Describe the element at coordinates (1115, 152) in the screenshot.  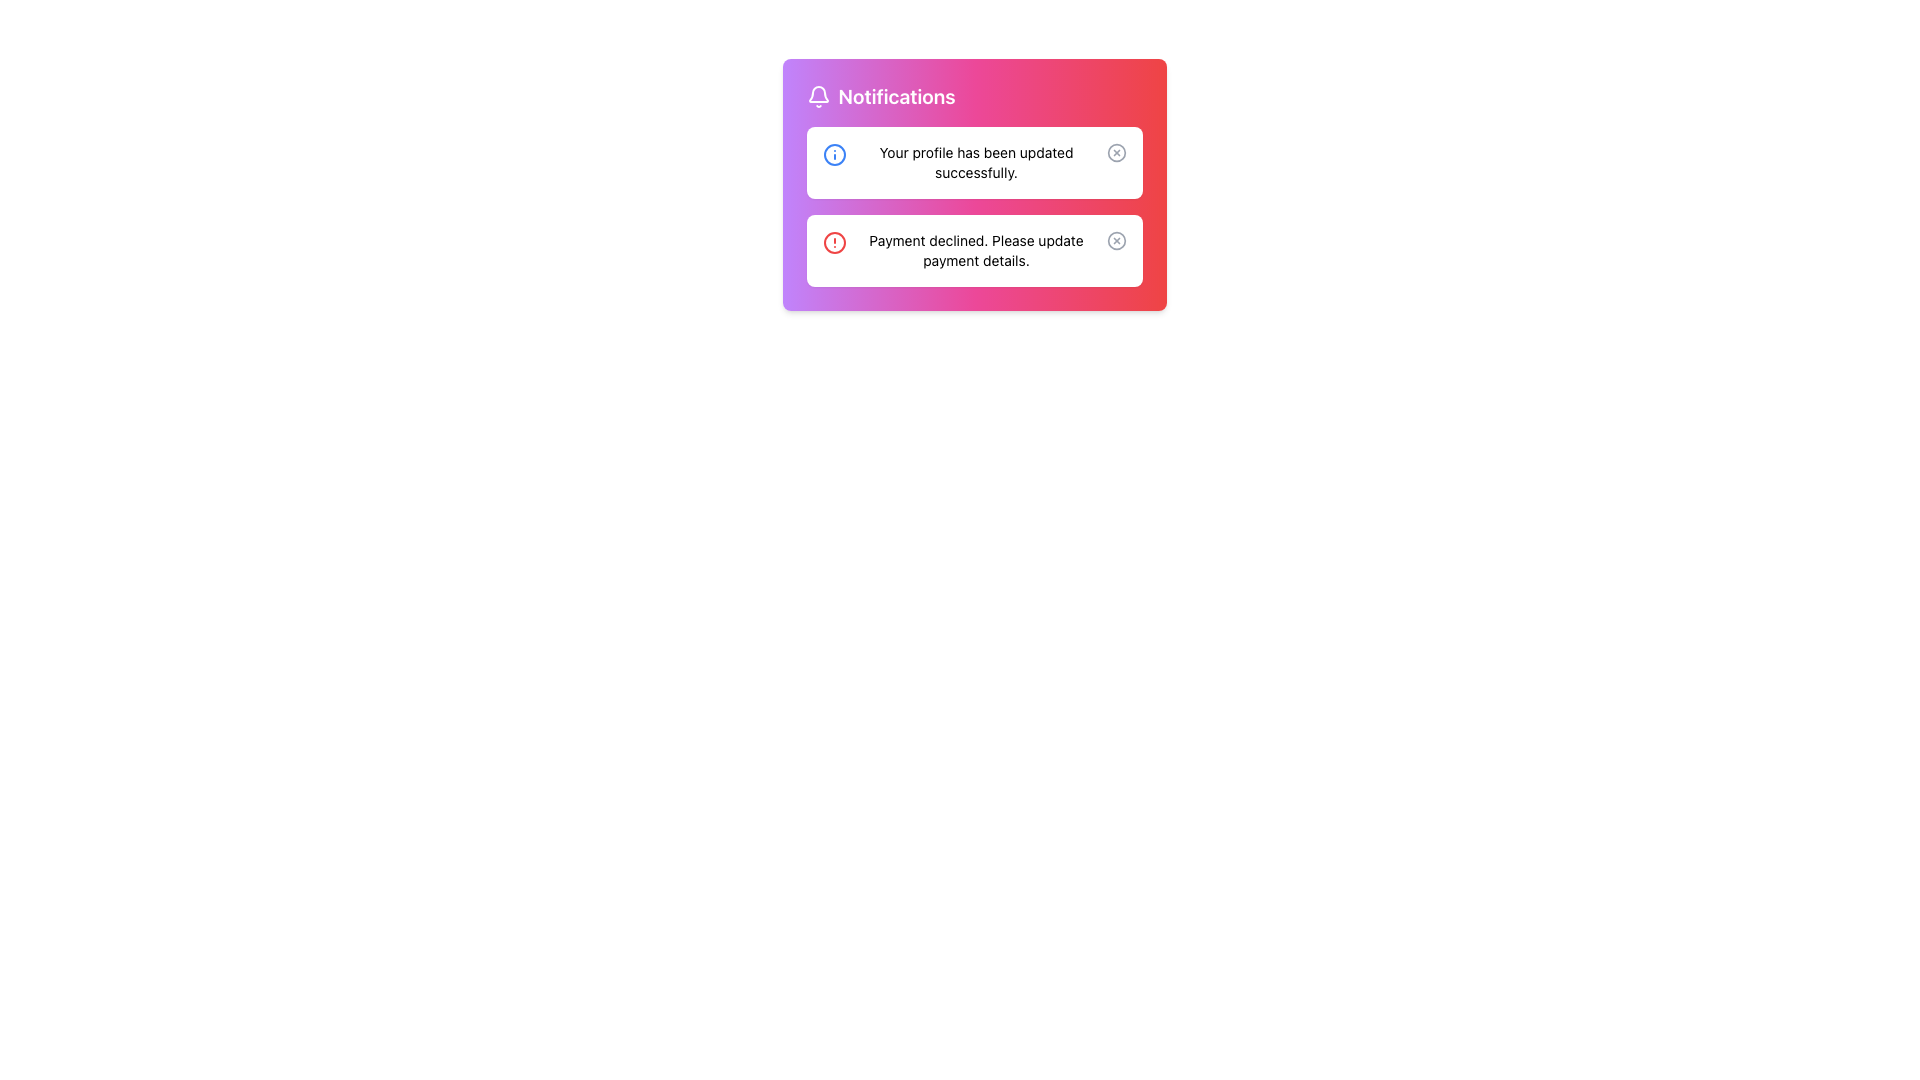
I see `the close button located at the top right corner of the notification card` at that location.